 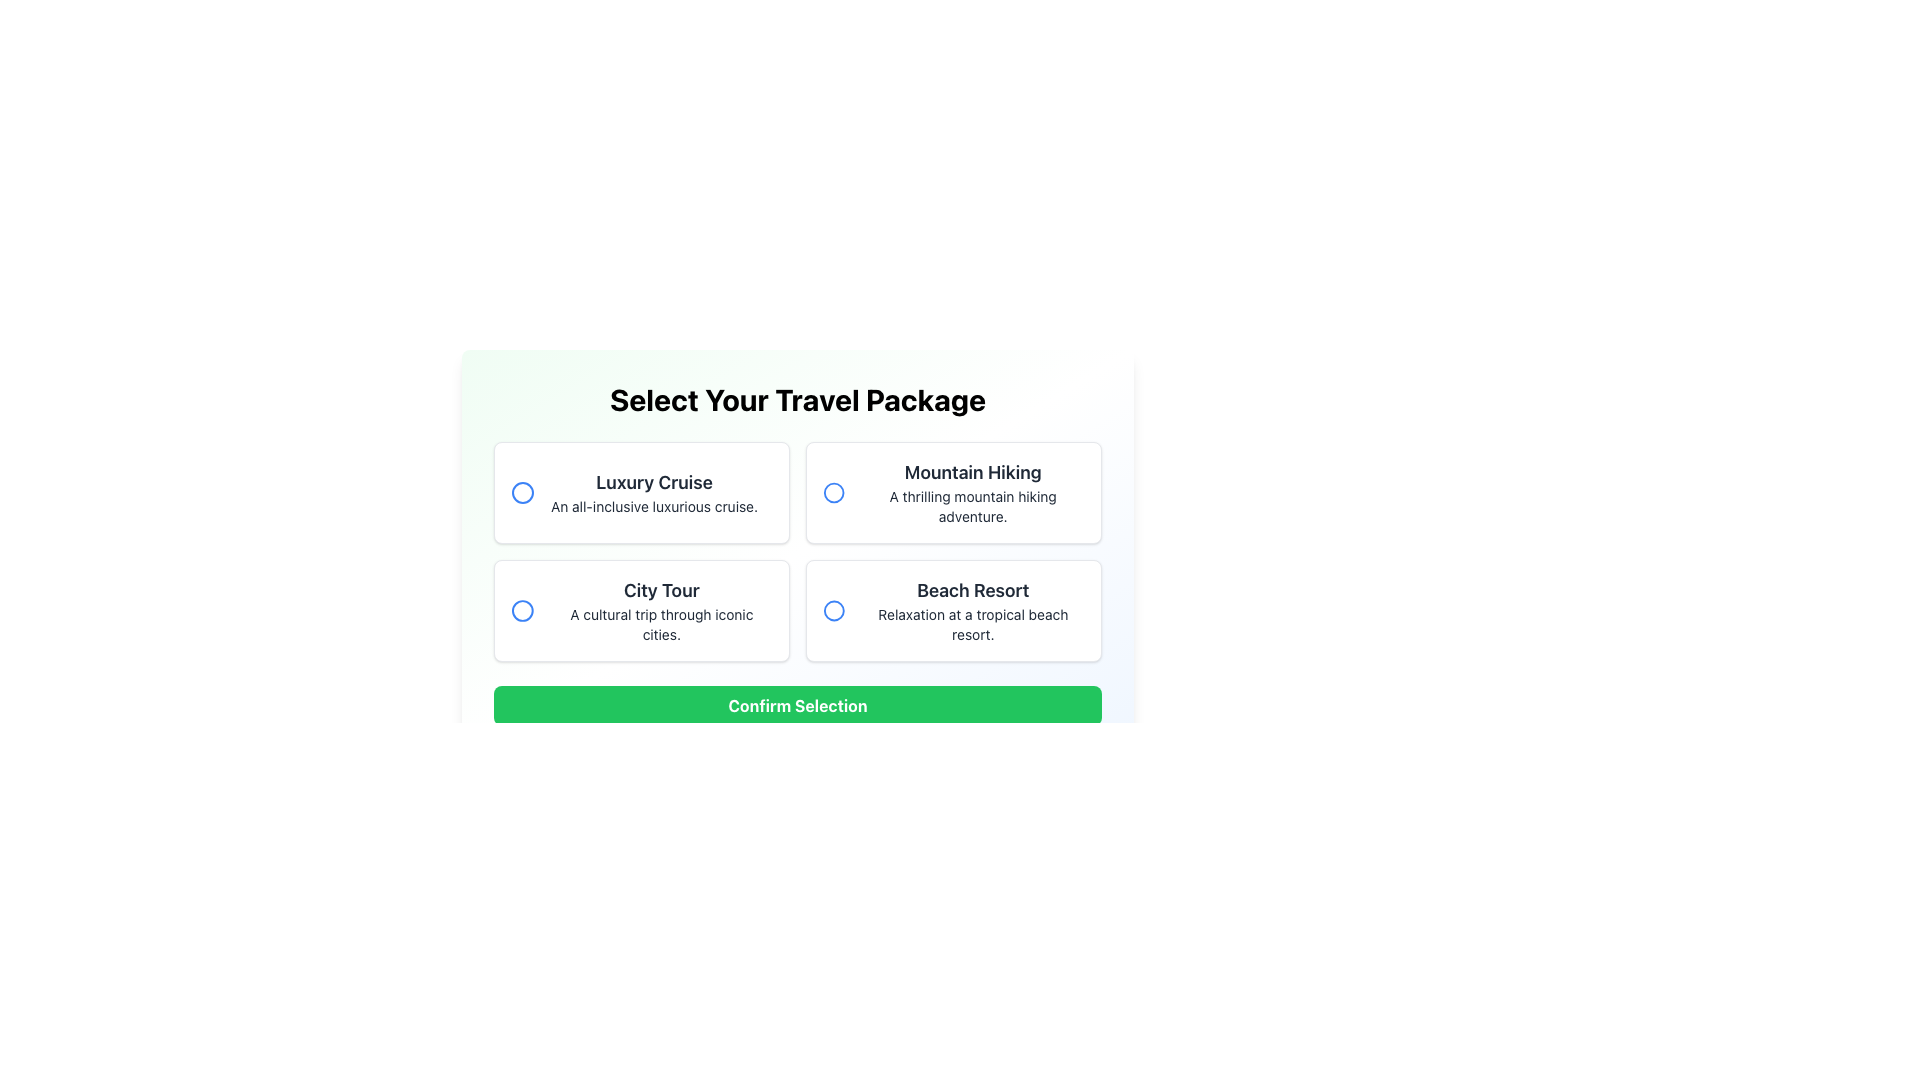 I want to click on the descriptive text label located below the 'Luxury Cruise' heading in the first card of the travel package selection grid, so click(x=654, y=505).